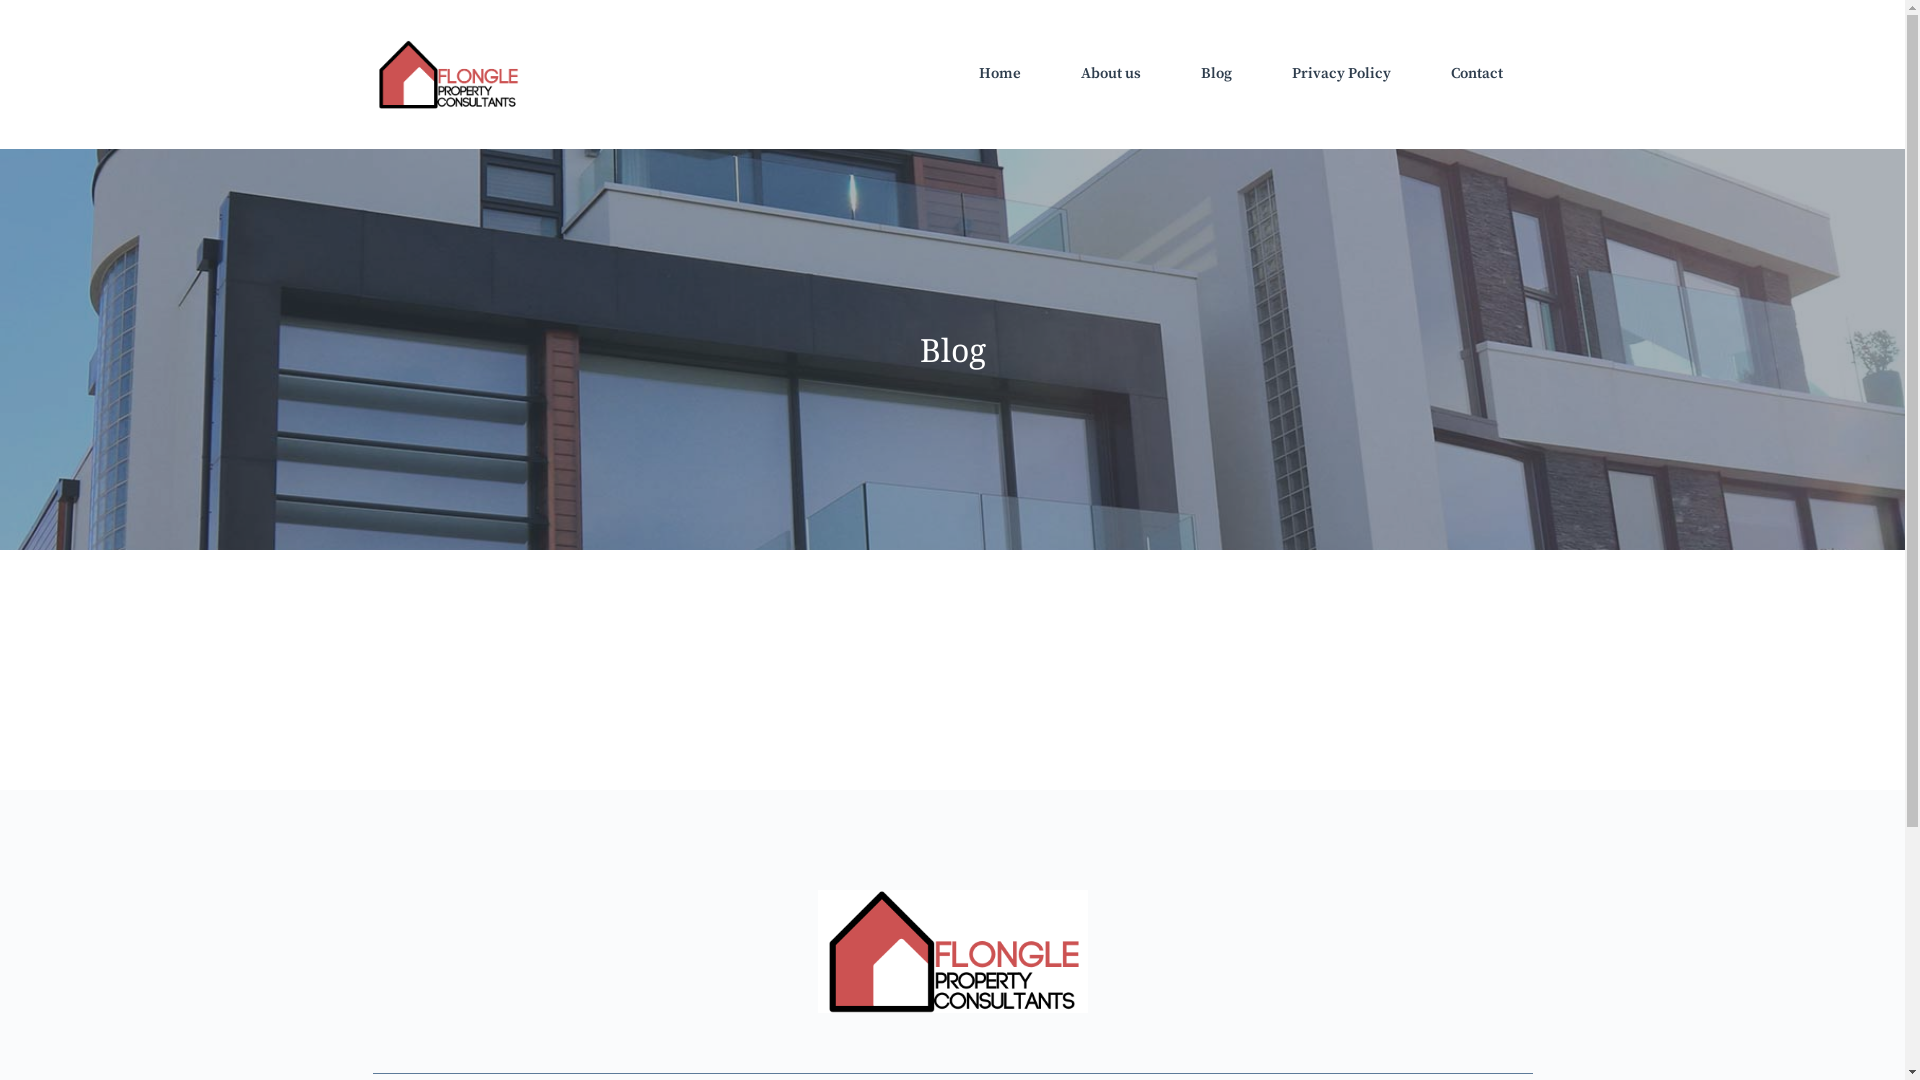 The height and width of the screenshot is (1080, 1920). What do you see at coordinates (1476, 72) in the screenshot?
I see `'Contact'` at bounding box center [1476, 72].